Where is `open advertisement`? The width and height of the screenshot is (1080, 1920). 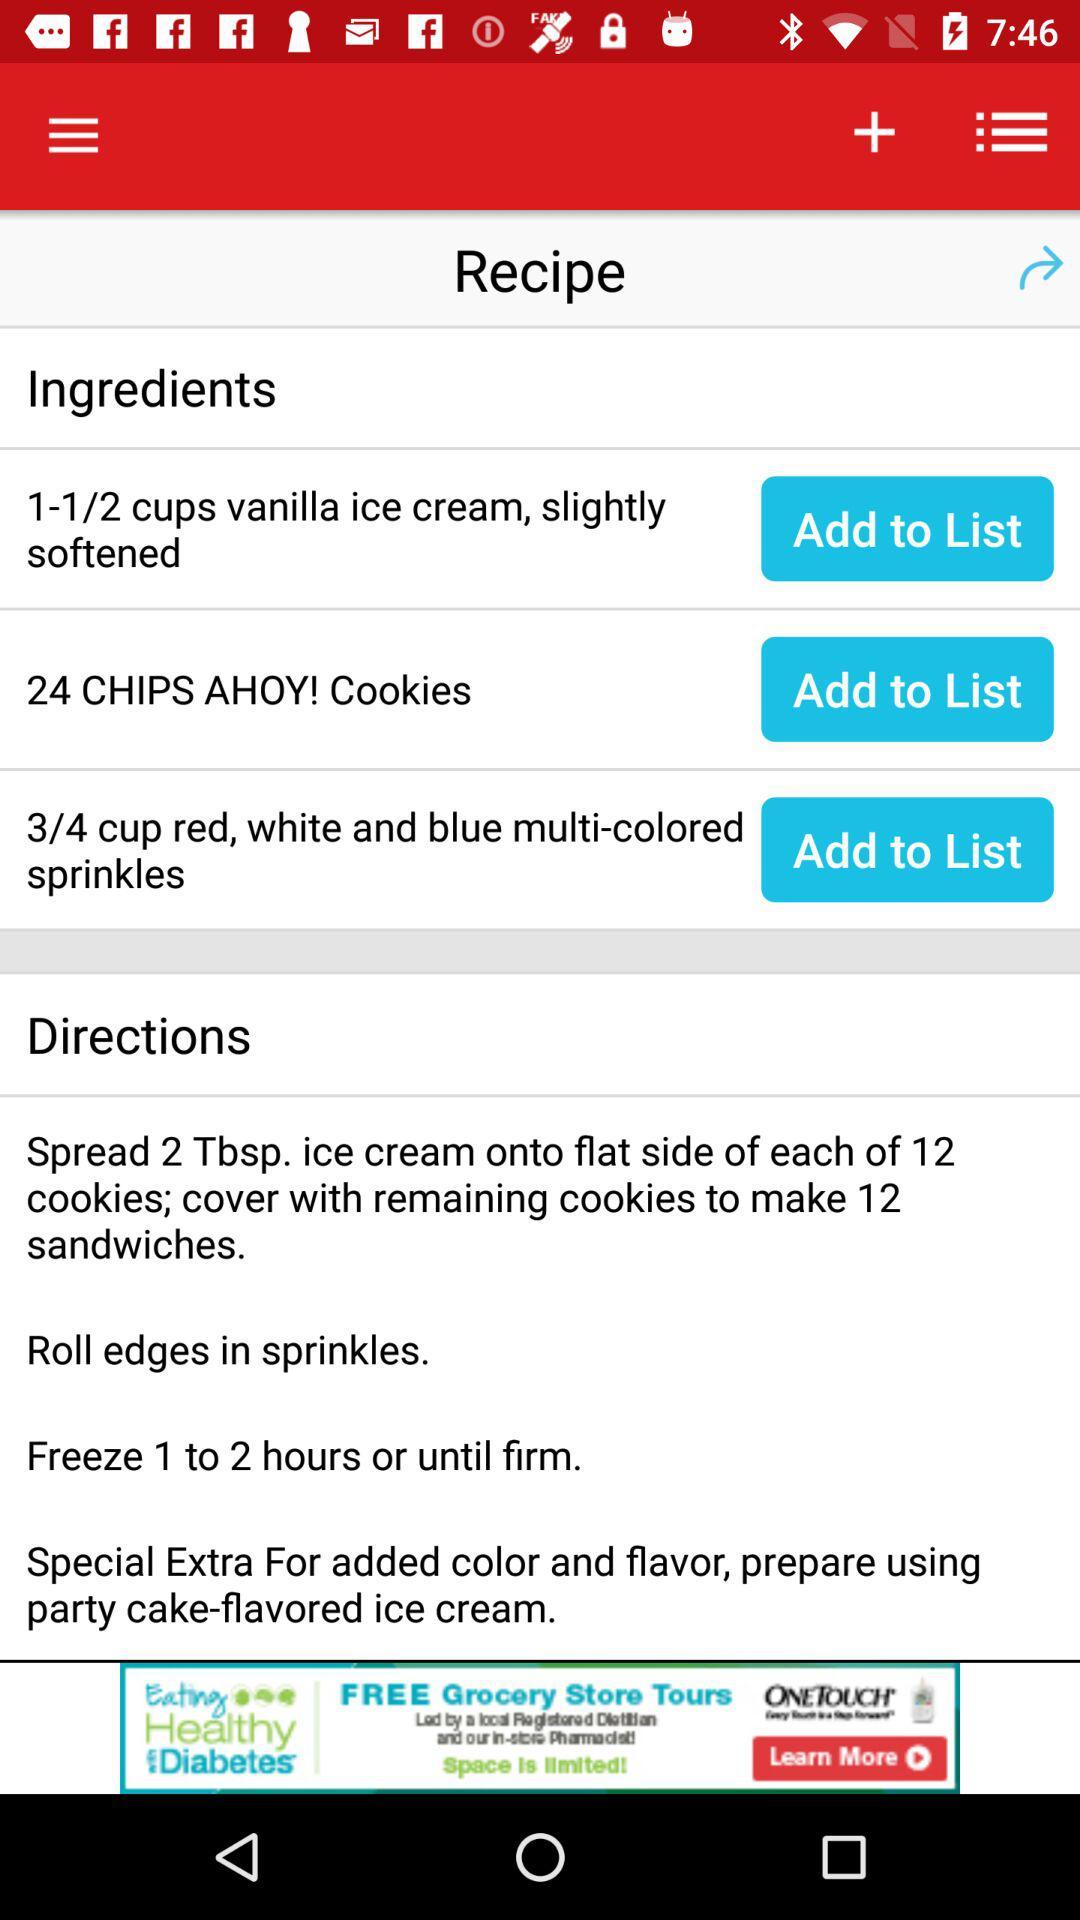 open advertisement is located at coordinates (540, 1727).